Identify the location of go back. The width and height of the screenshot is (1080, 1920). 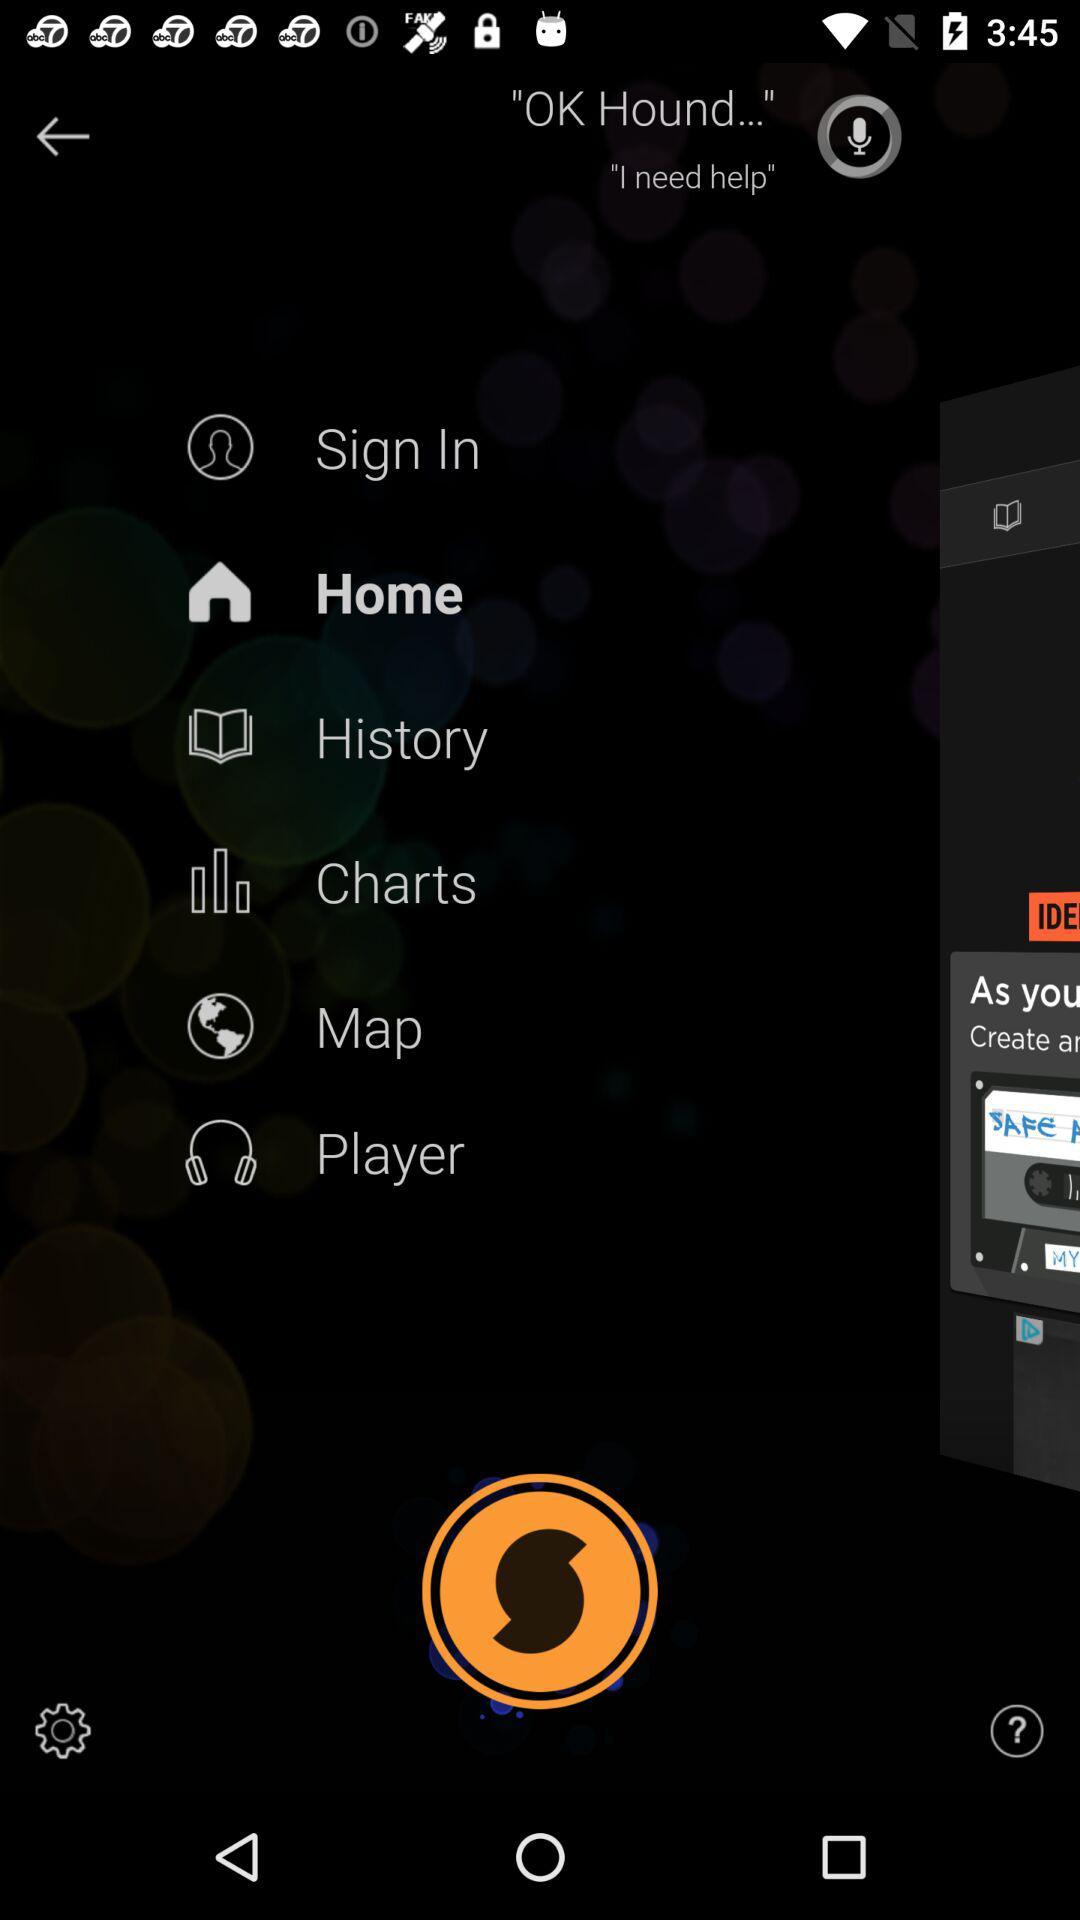
(61, 135).